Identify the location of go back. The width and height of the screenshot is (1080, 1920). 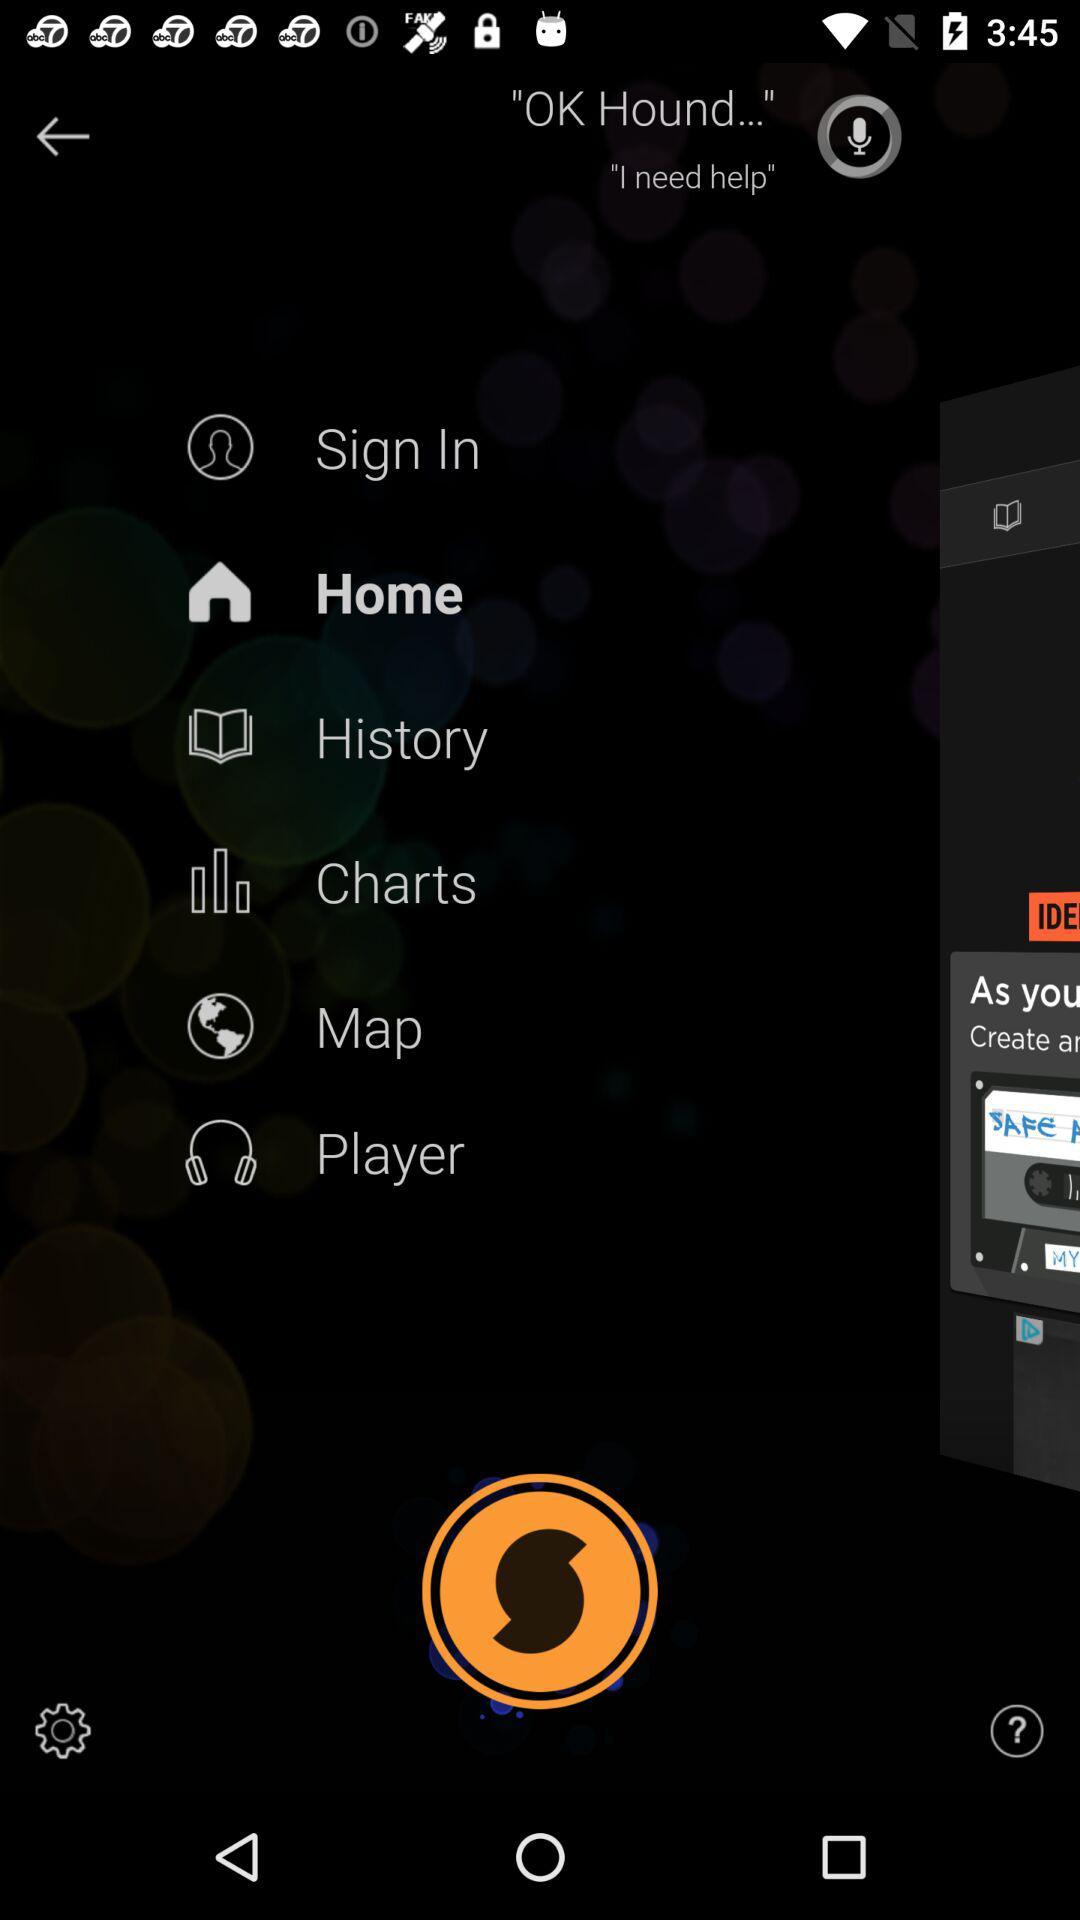
(61, 135).